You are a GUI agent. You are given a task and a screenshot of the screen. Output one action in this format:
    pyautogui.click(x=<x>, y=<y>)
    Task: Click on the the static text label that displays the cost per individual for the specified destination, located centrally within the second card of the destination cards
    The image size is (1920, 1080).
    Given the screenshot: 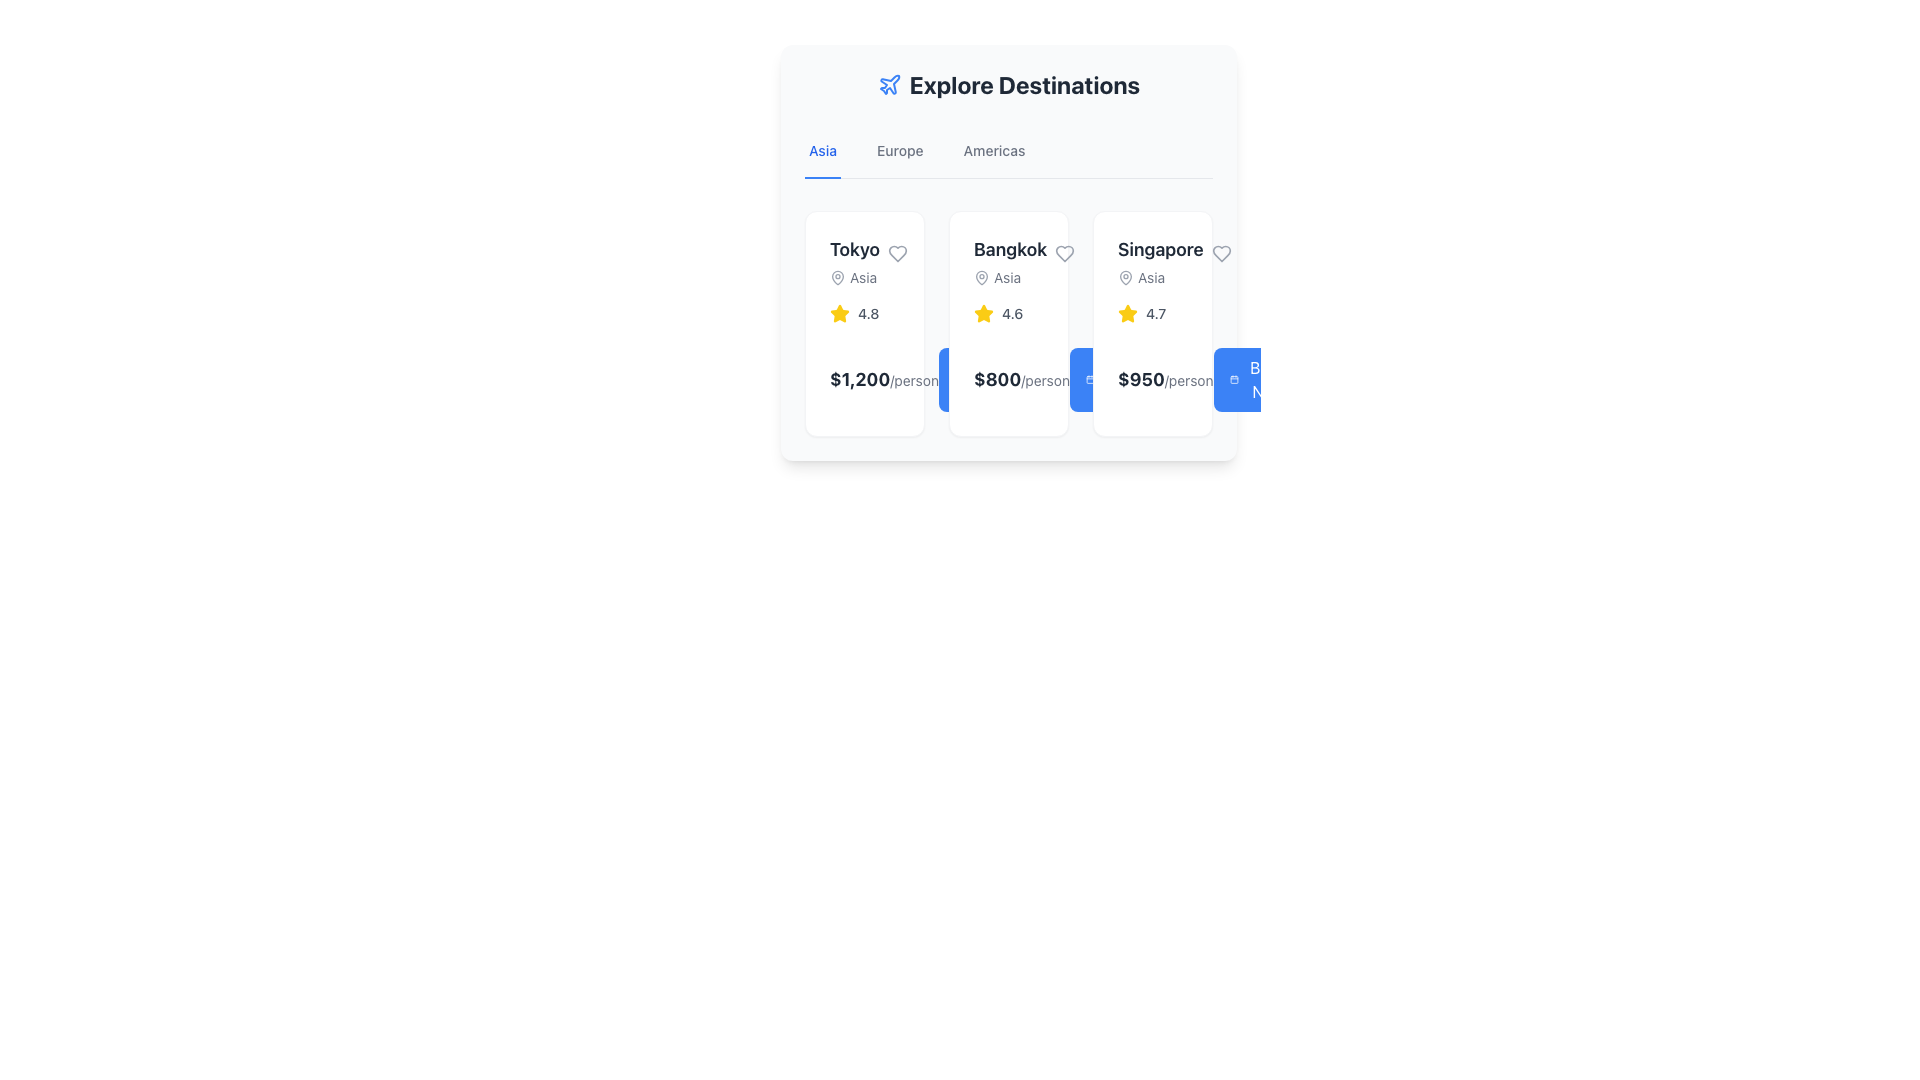 What is the action you would take?
    pyautogui.click(x=1022, y=380)
    